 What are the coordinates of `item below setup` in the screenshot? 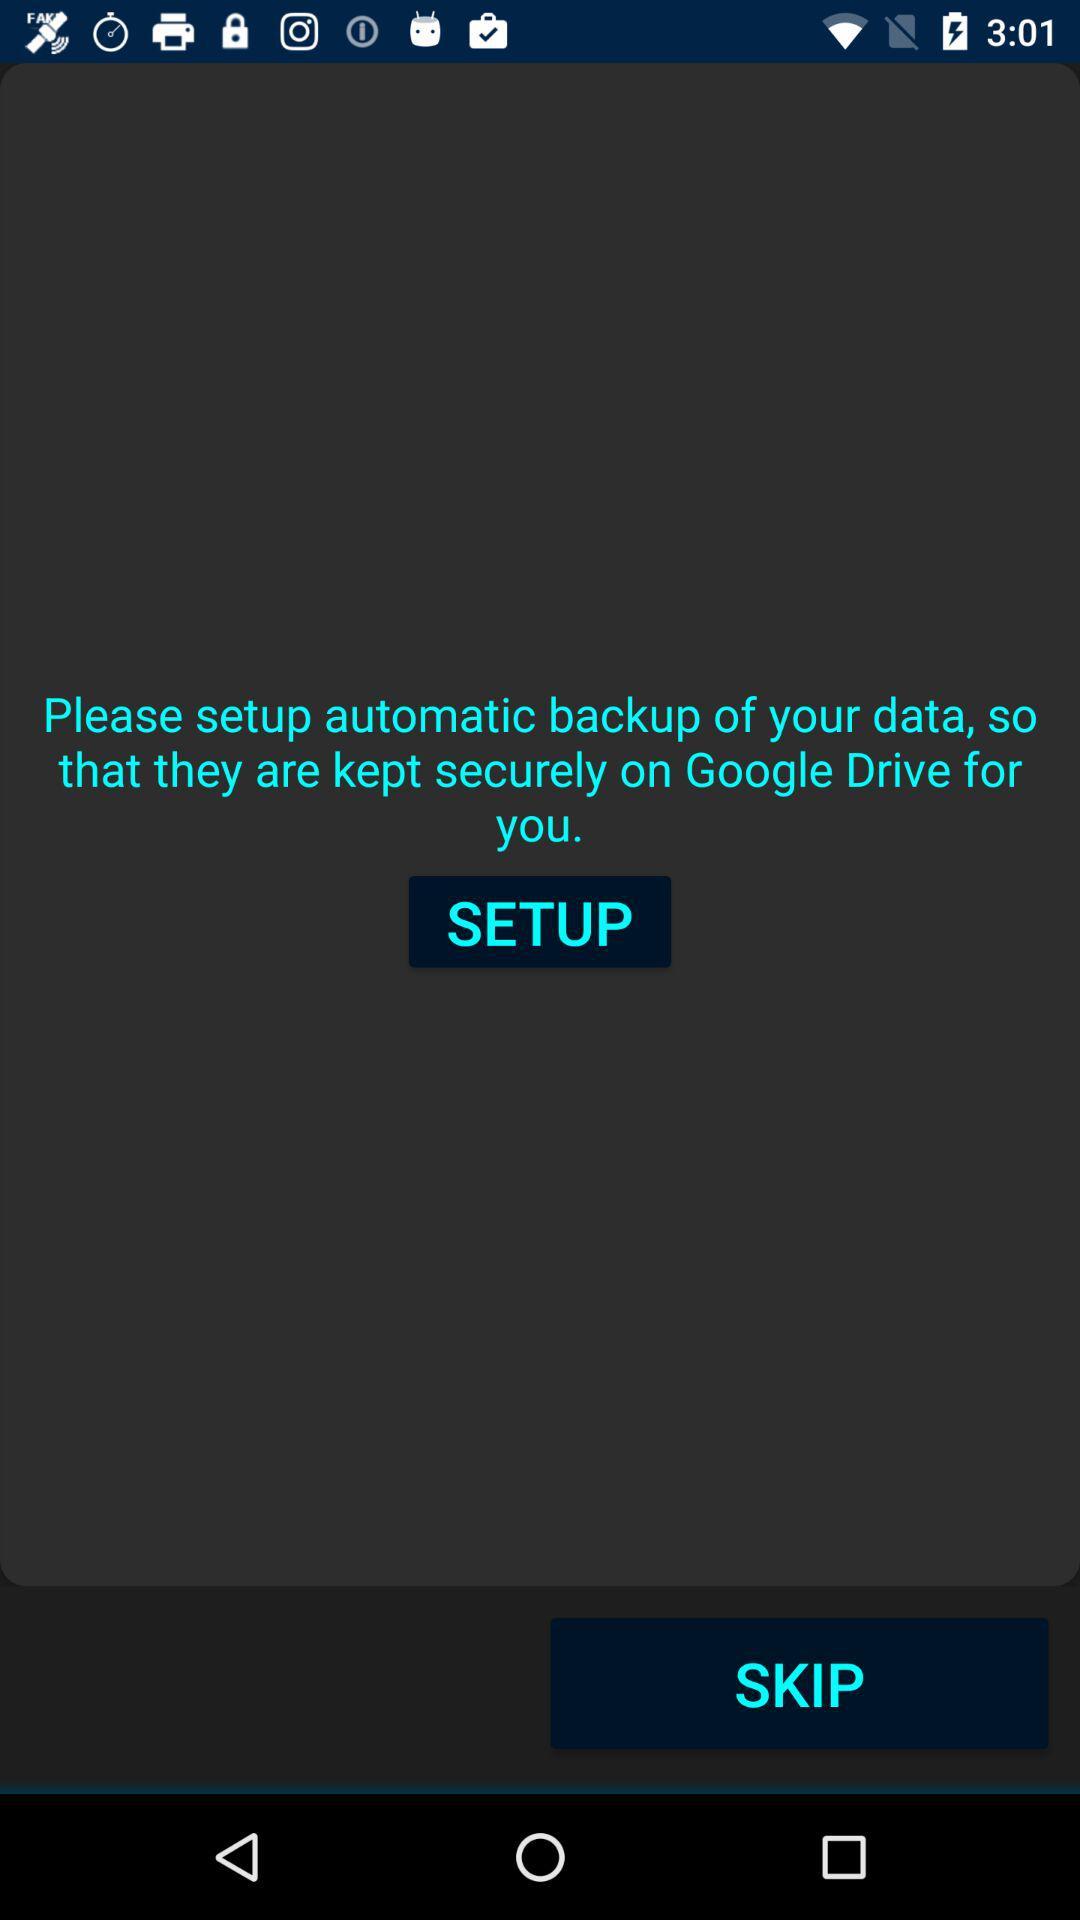 It's located at (798, 1682).